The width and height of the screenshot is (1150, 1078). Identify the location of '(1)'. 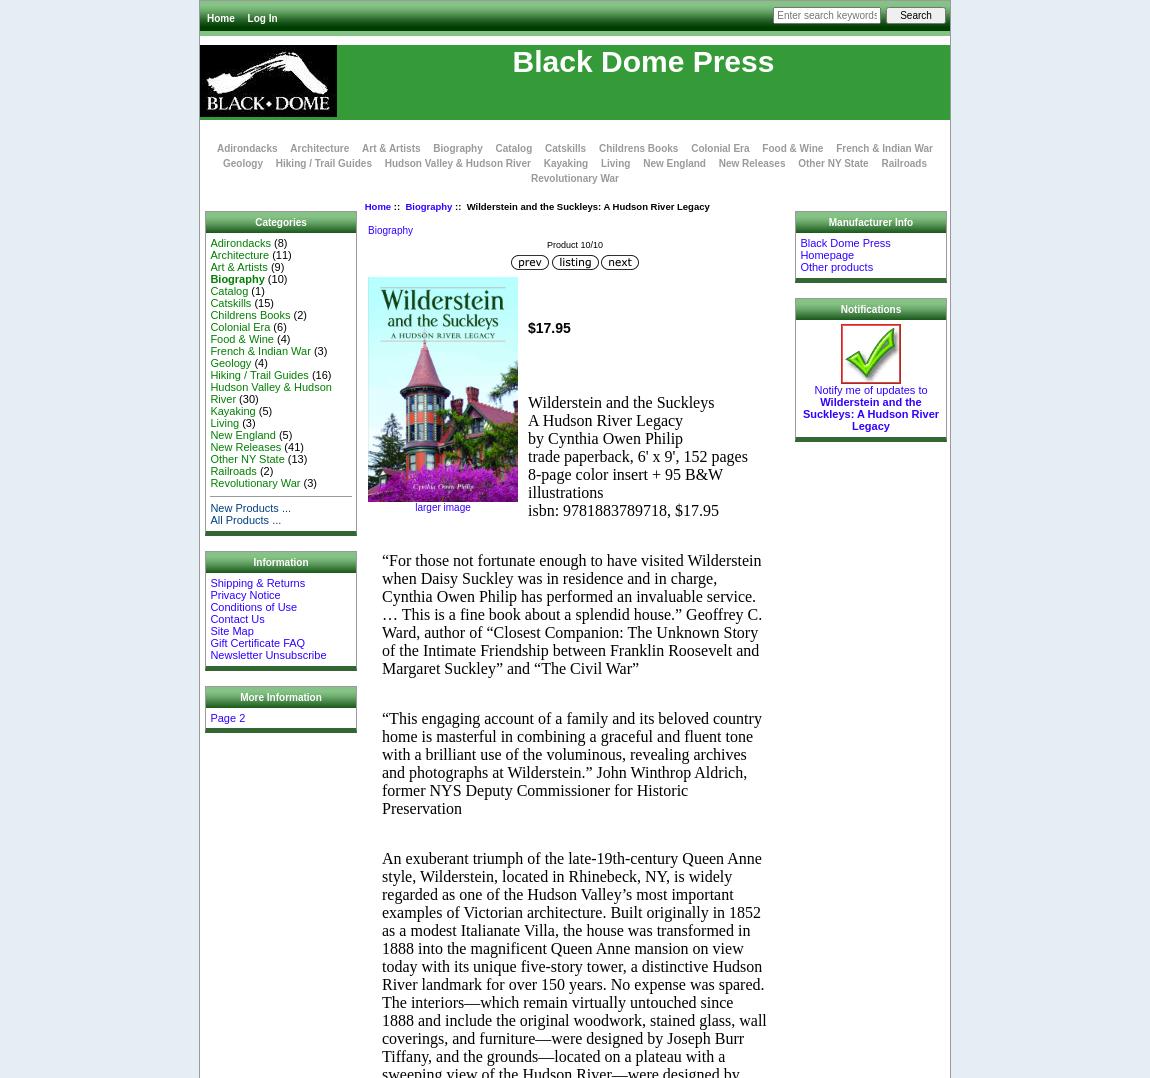
(247, 290).